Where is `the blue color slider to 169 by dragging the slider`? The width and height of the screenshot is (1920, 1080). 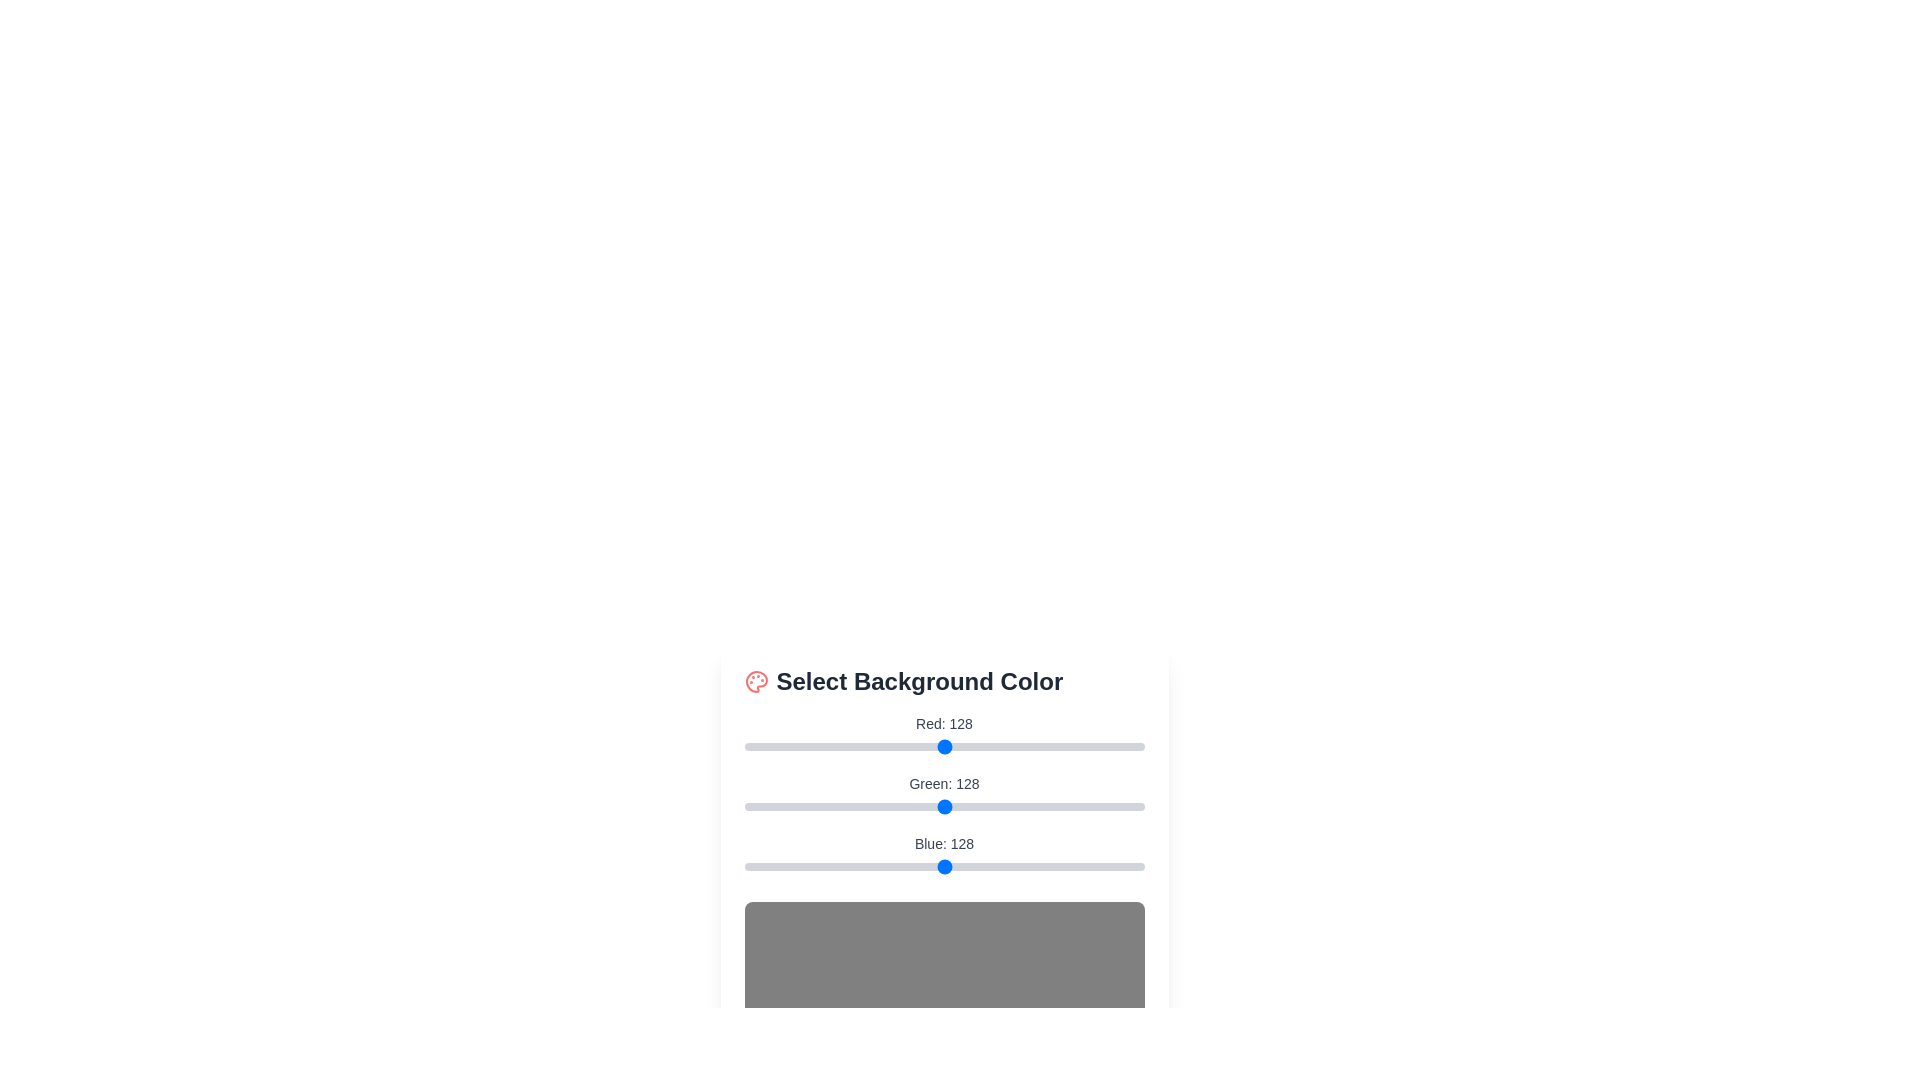 the blue color slider to 169 by dragging the slider is located at coordinates (1009, 866).